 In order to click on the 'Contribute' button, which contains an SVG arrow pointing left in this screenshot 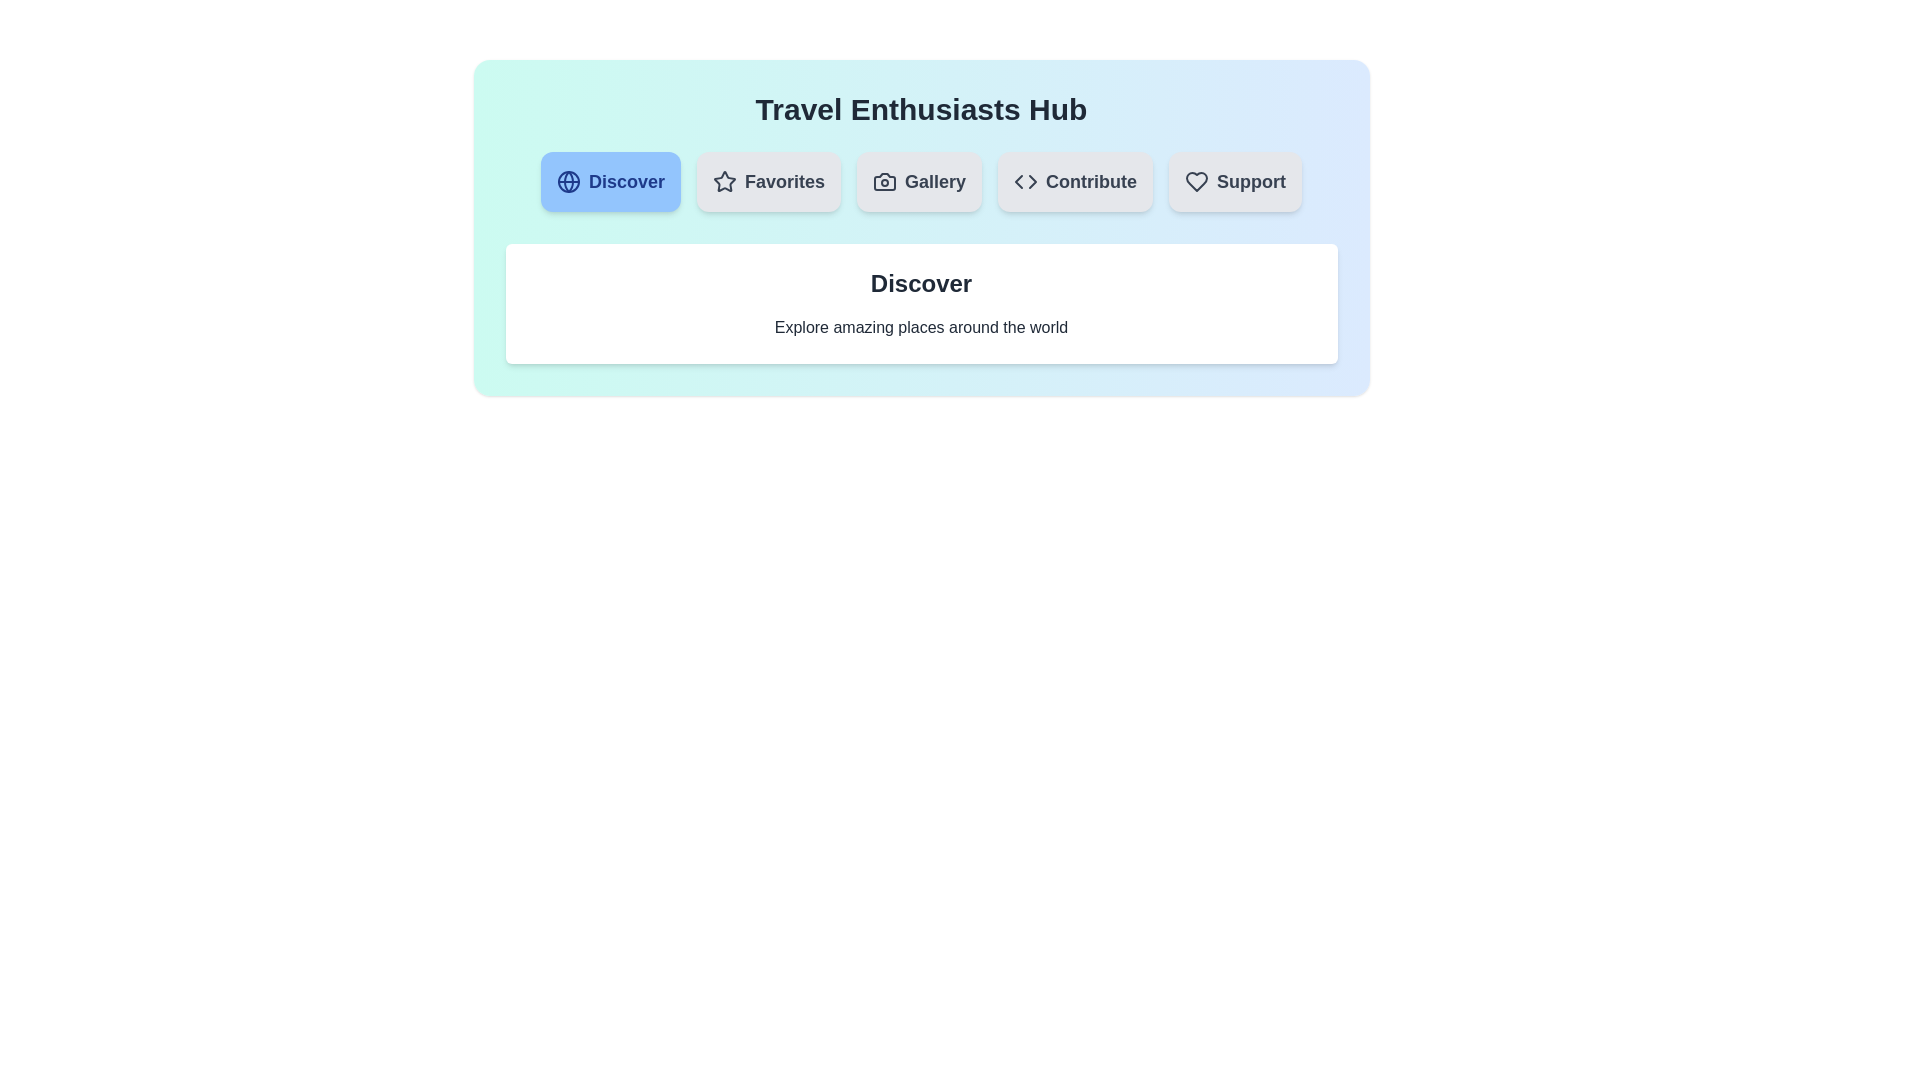, I will do `click(1019, 181)`.